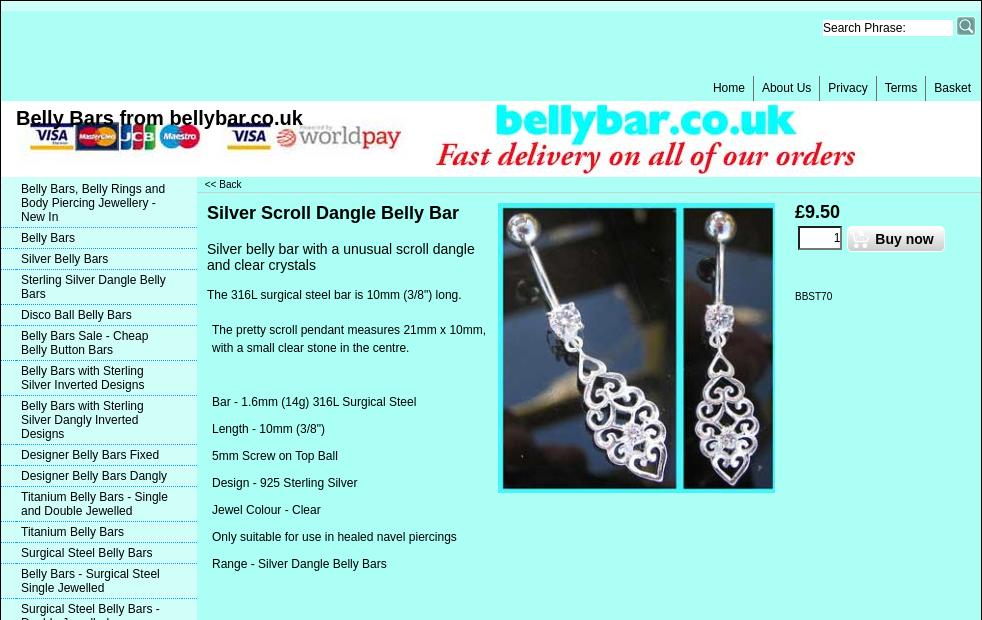 The image size is (982, 620). Describe the element at coordinates (63, 258) in the screenshot. I see `'Silver Belly Bars'` at that location.